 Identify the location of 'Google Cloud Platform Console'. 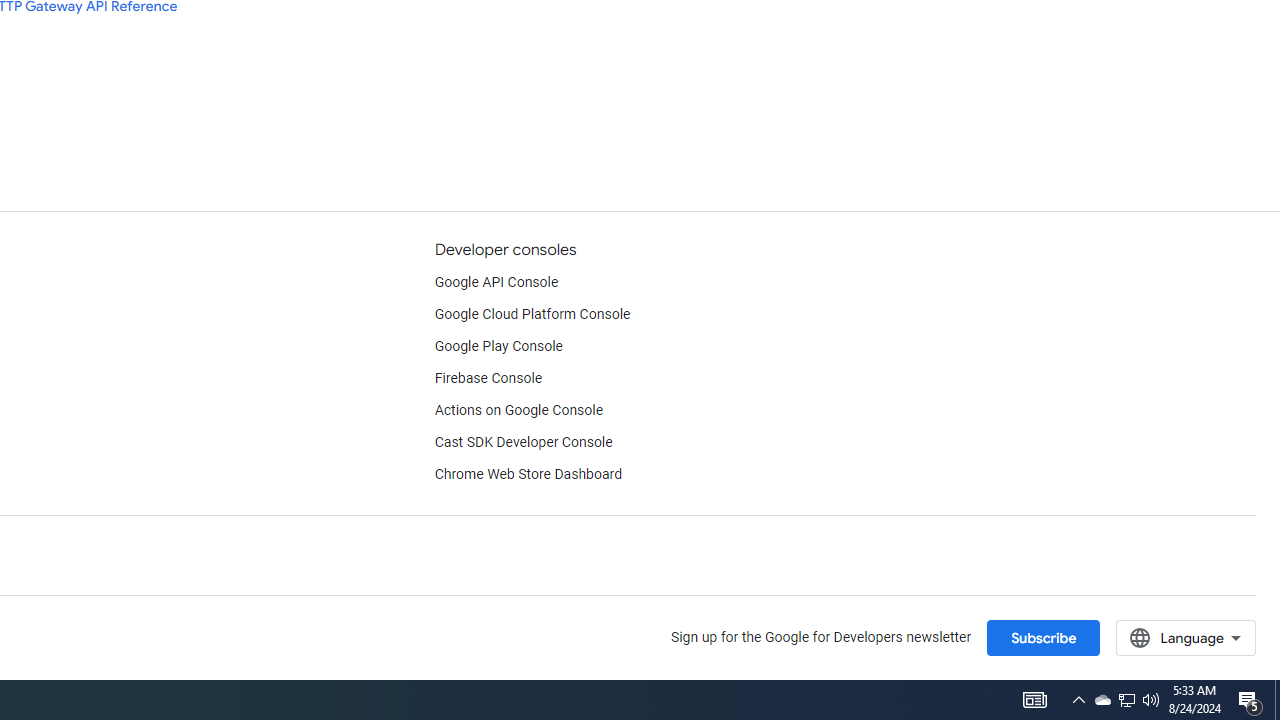
(532, 315).